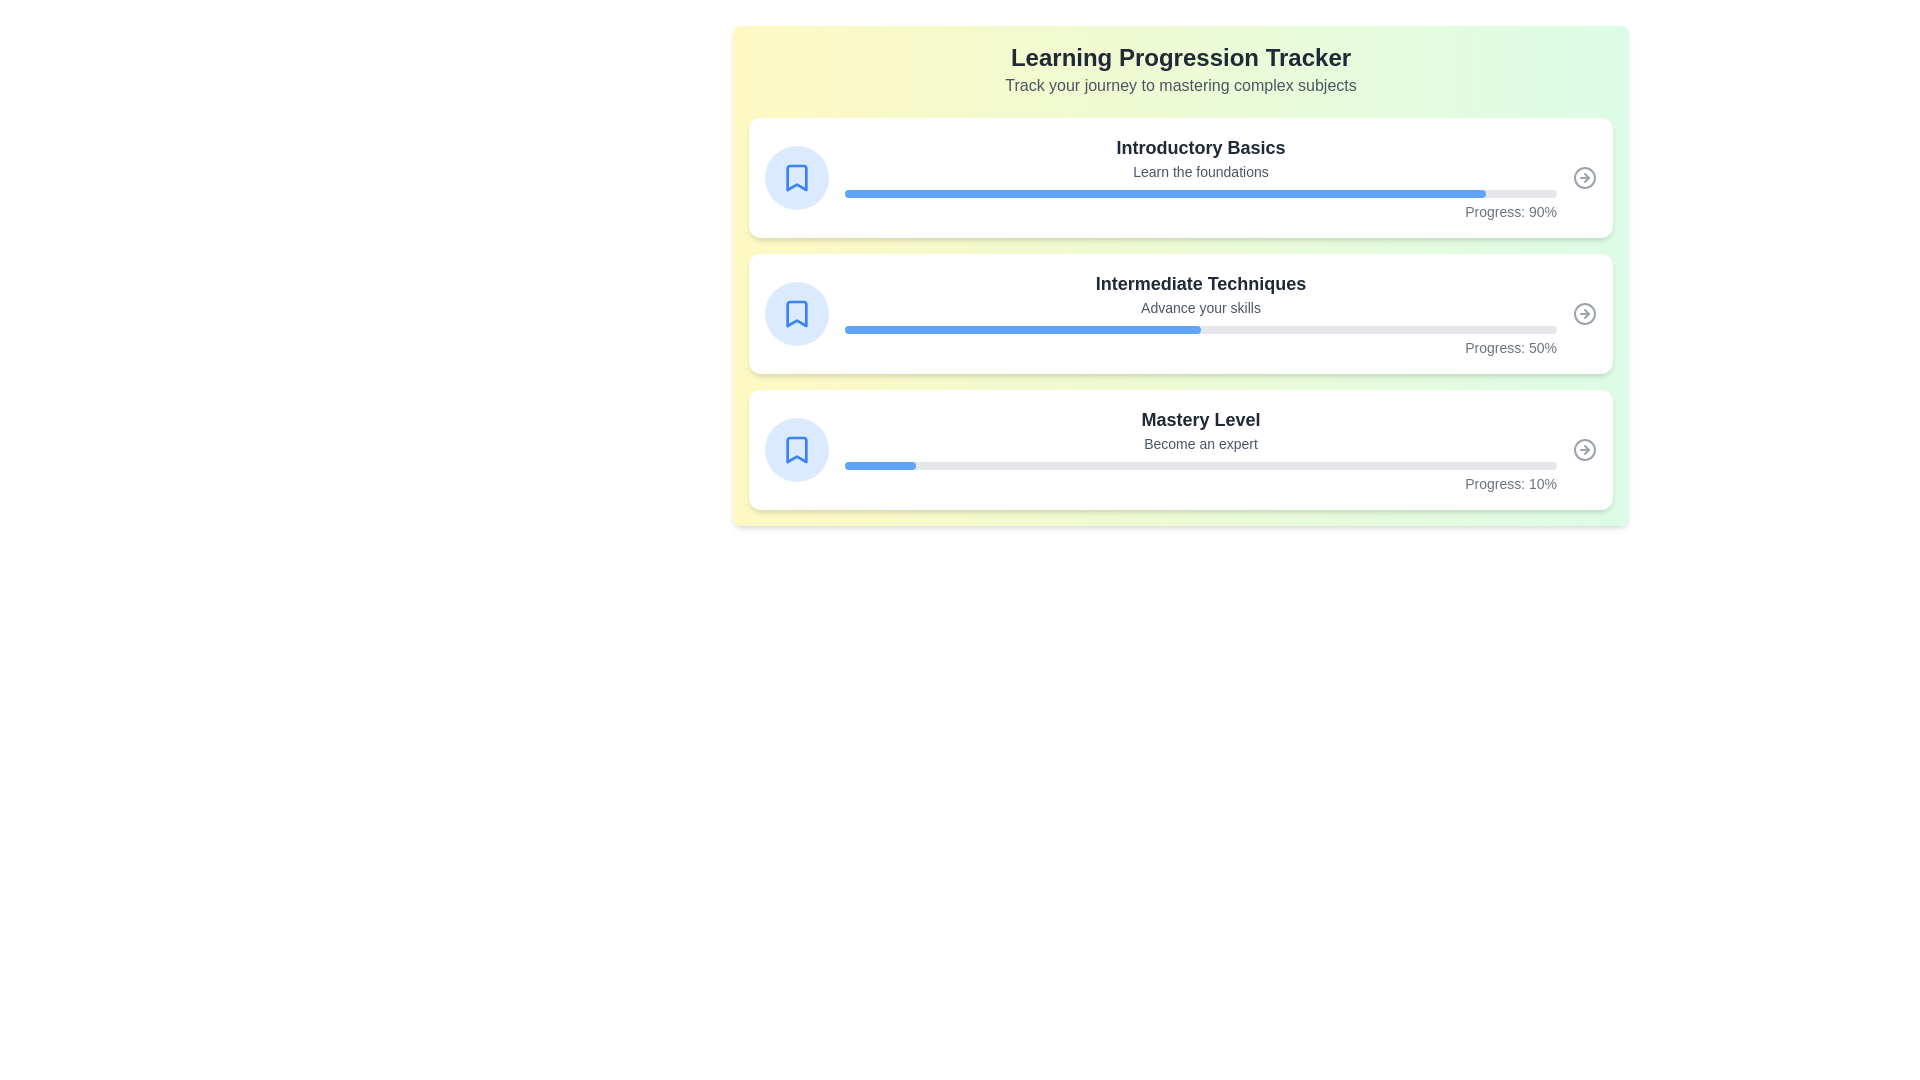 Image resolution: width=1920 pixels, height=1080 pixels. Describe the element at coordinates (1583, 176) in the screenshot. I see `the Circular navigation arrow icon located on the right side of the 'Introductory Basics' panel` at that location.